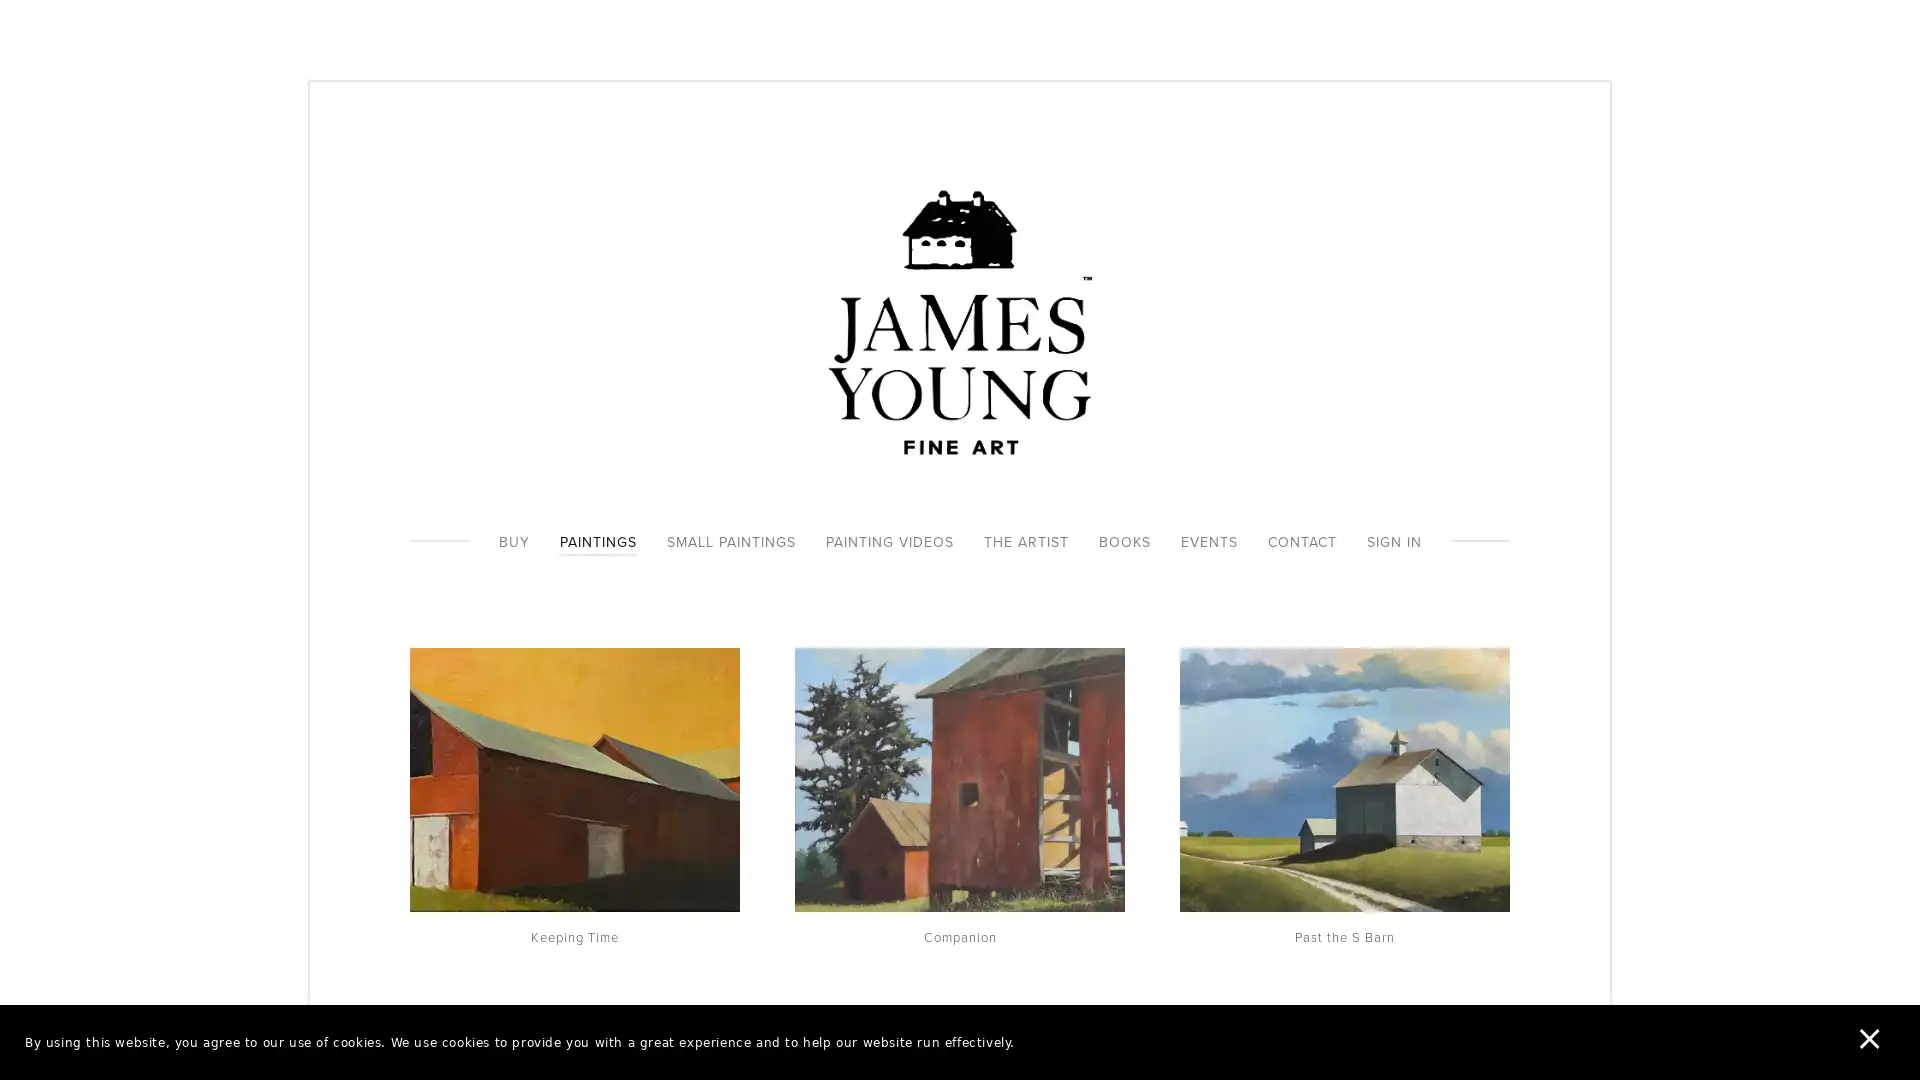  Describe the element at coordinates (960, 660) in the screenshot. I see `Sign Up!` at that location.